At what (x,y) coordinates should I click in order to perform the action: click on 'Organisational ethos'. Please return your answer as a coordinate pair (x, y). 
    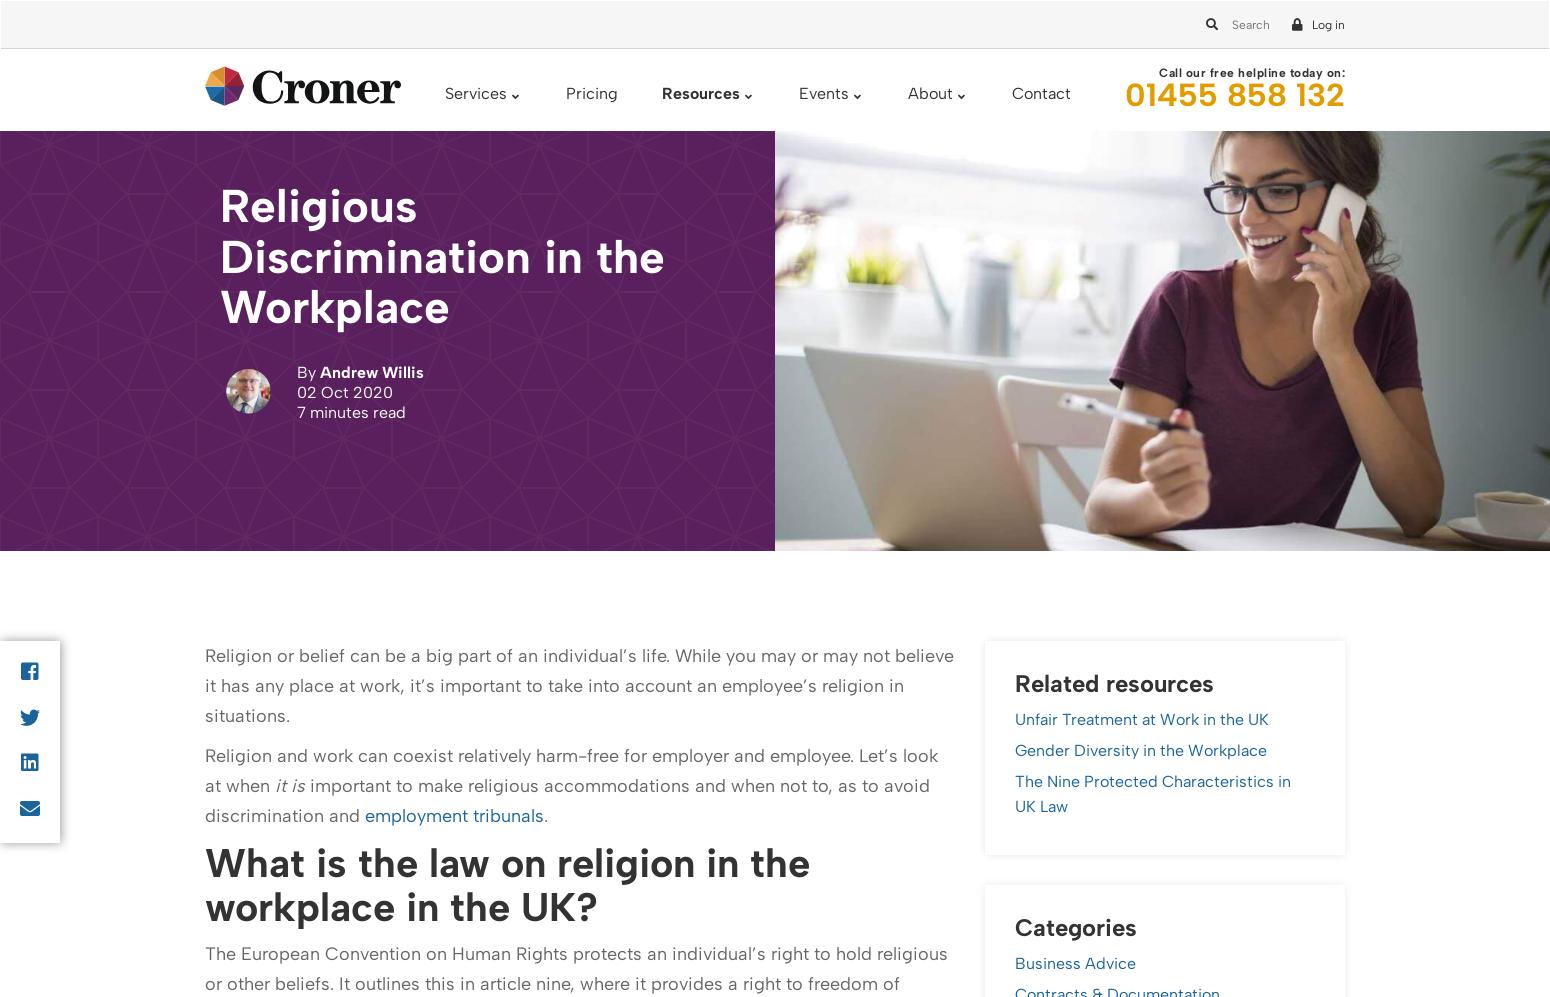
    Looking at the image, I should click on (331, 237).